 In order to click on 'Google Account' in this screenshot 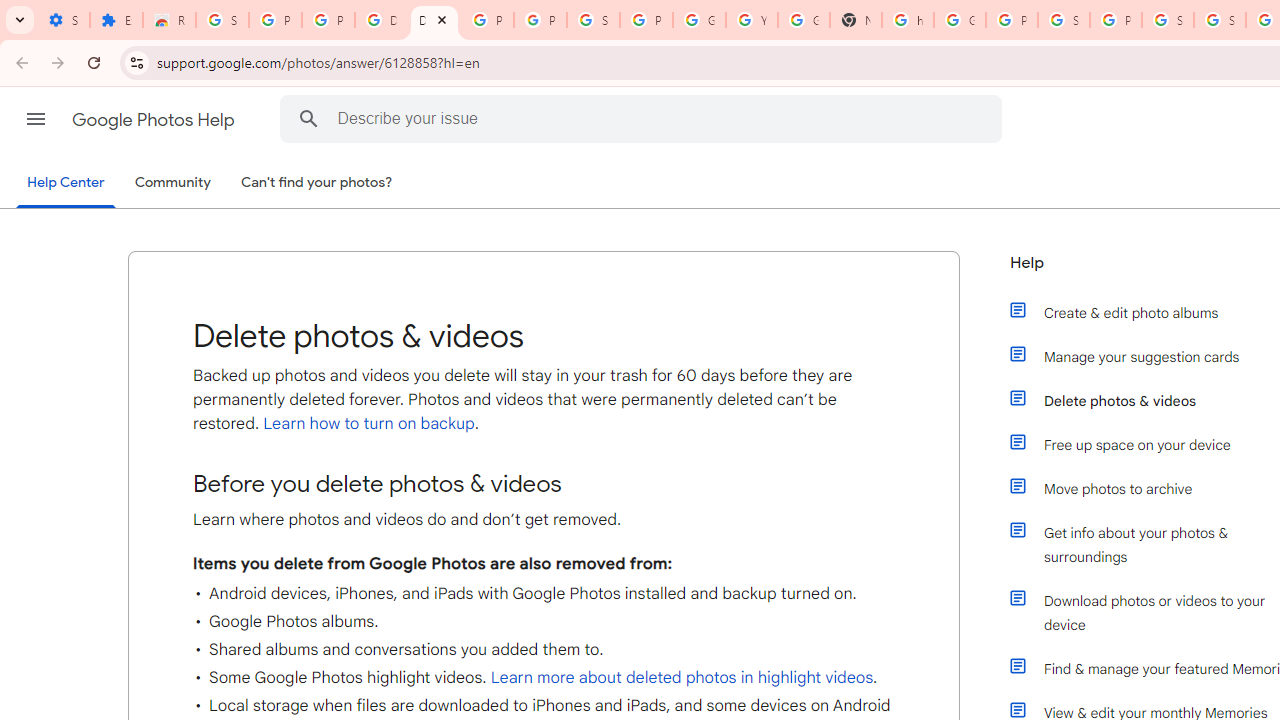, I will do `click(699, 20)`.